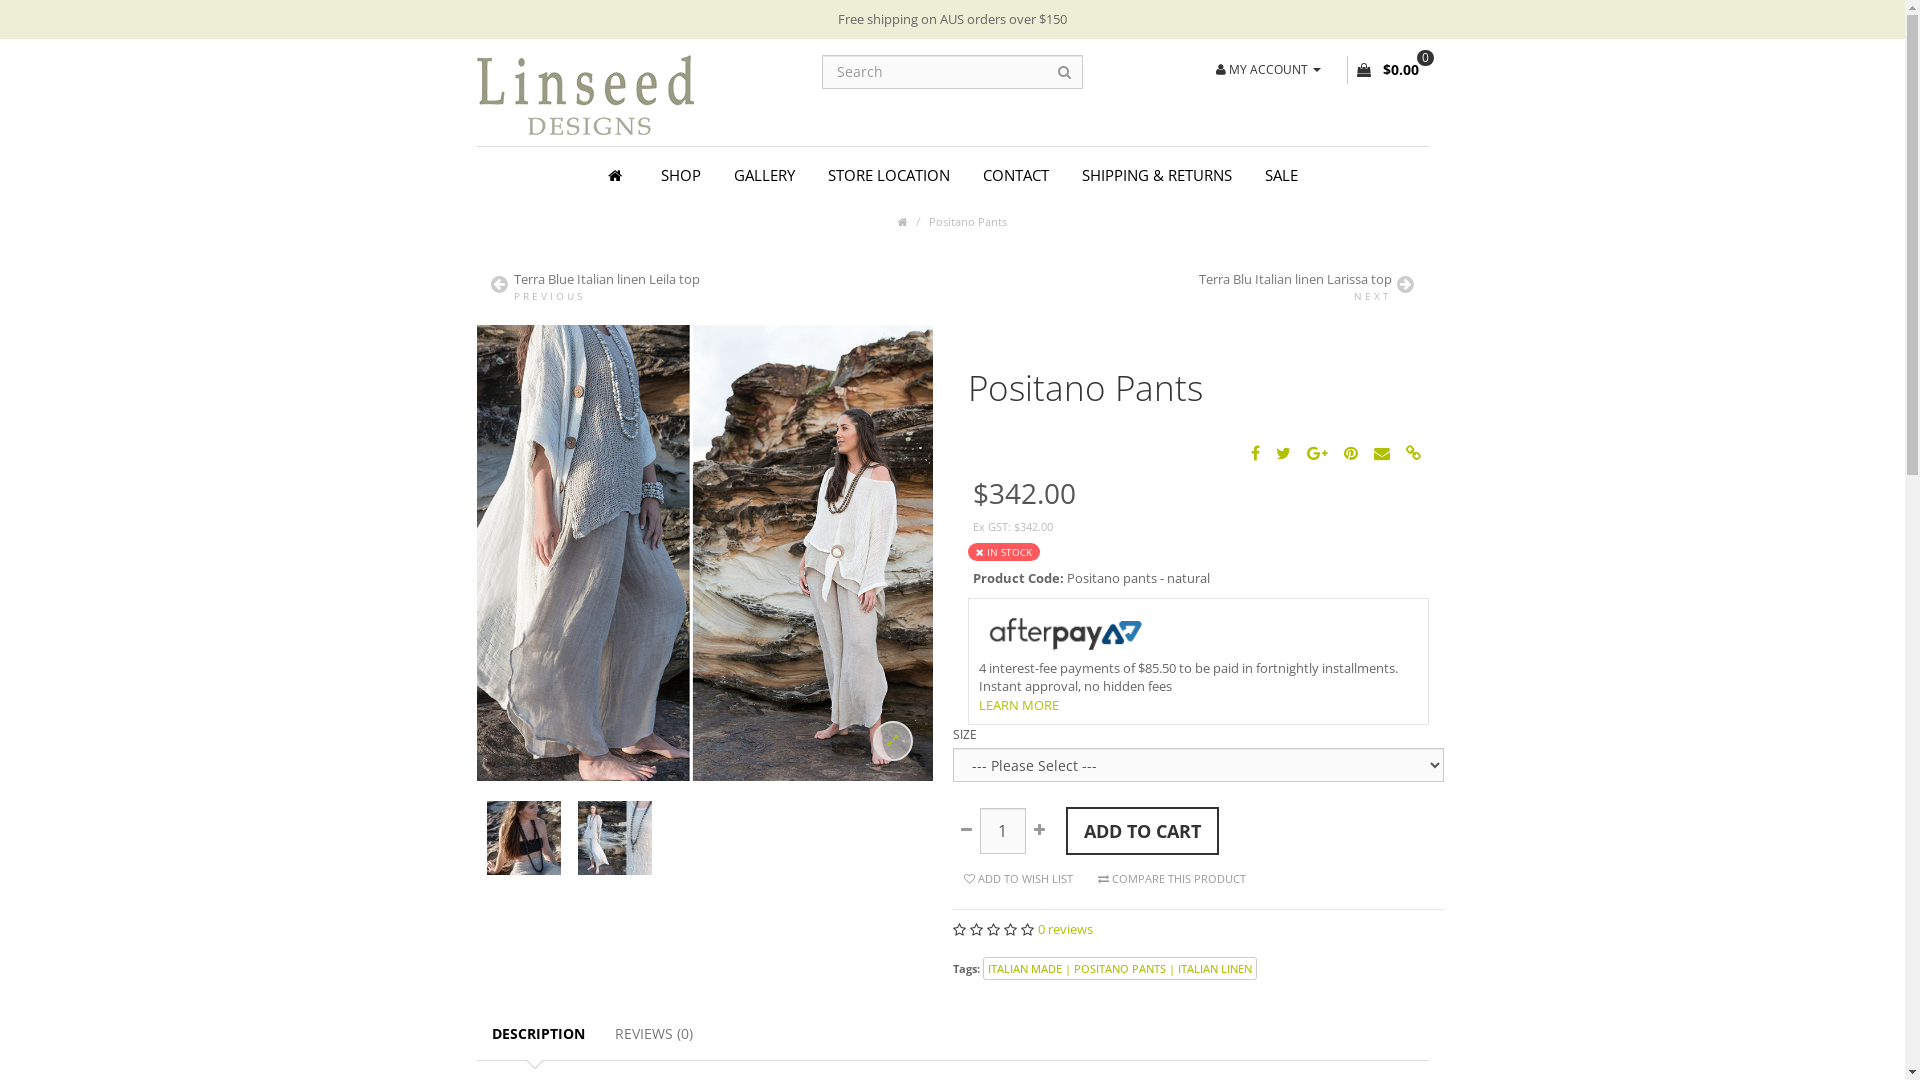 The height and width of the screenshot is (1080, 1920). What do you see at coordinates (1117, 967) in the screenshot?
I see `'ITALIAN MADE | POSITANO PANTS | ITALIAN LINEN'` at bounding box center [1117, 967].